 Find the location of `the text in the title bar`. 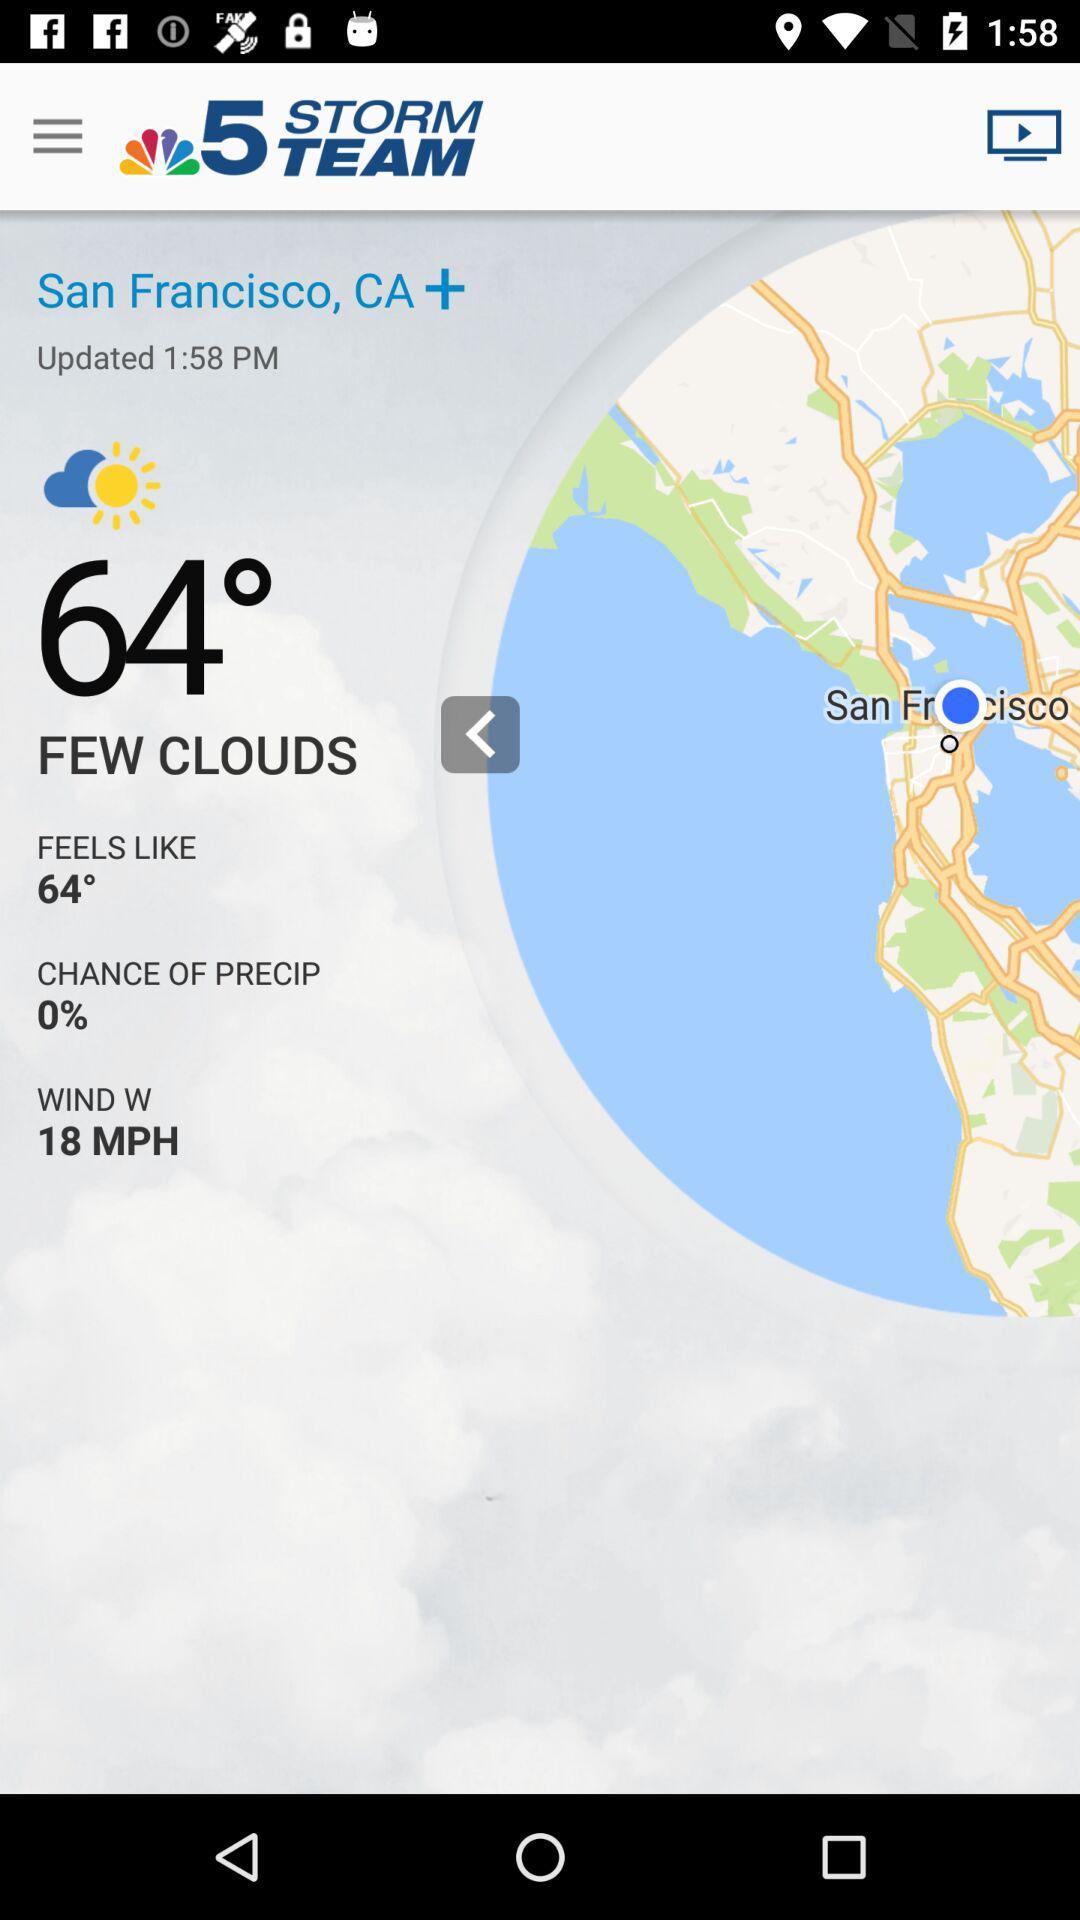

the text in the title bar is located at coordinates (540, 134).